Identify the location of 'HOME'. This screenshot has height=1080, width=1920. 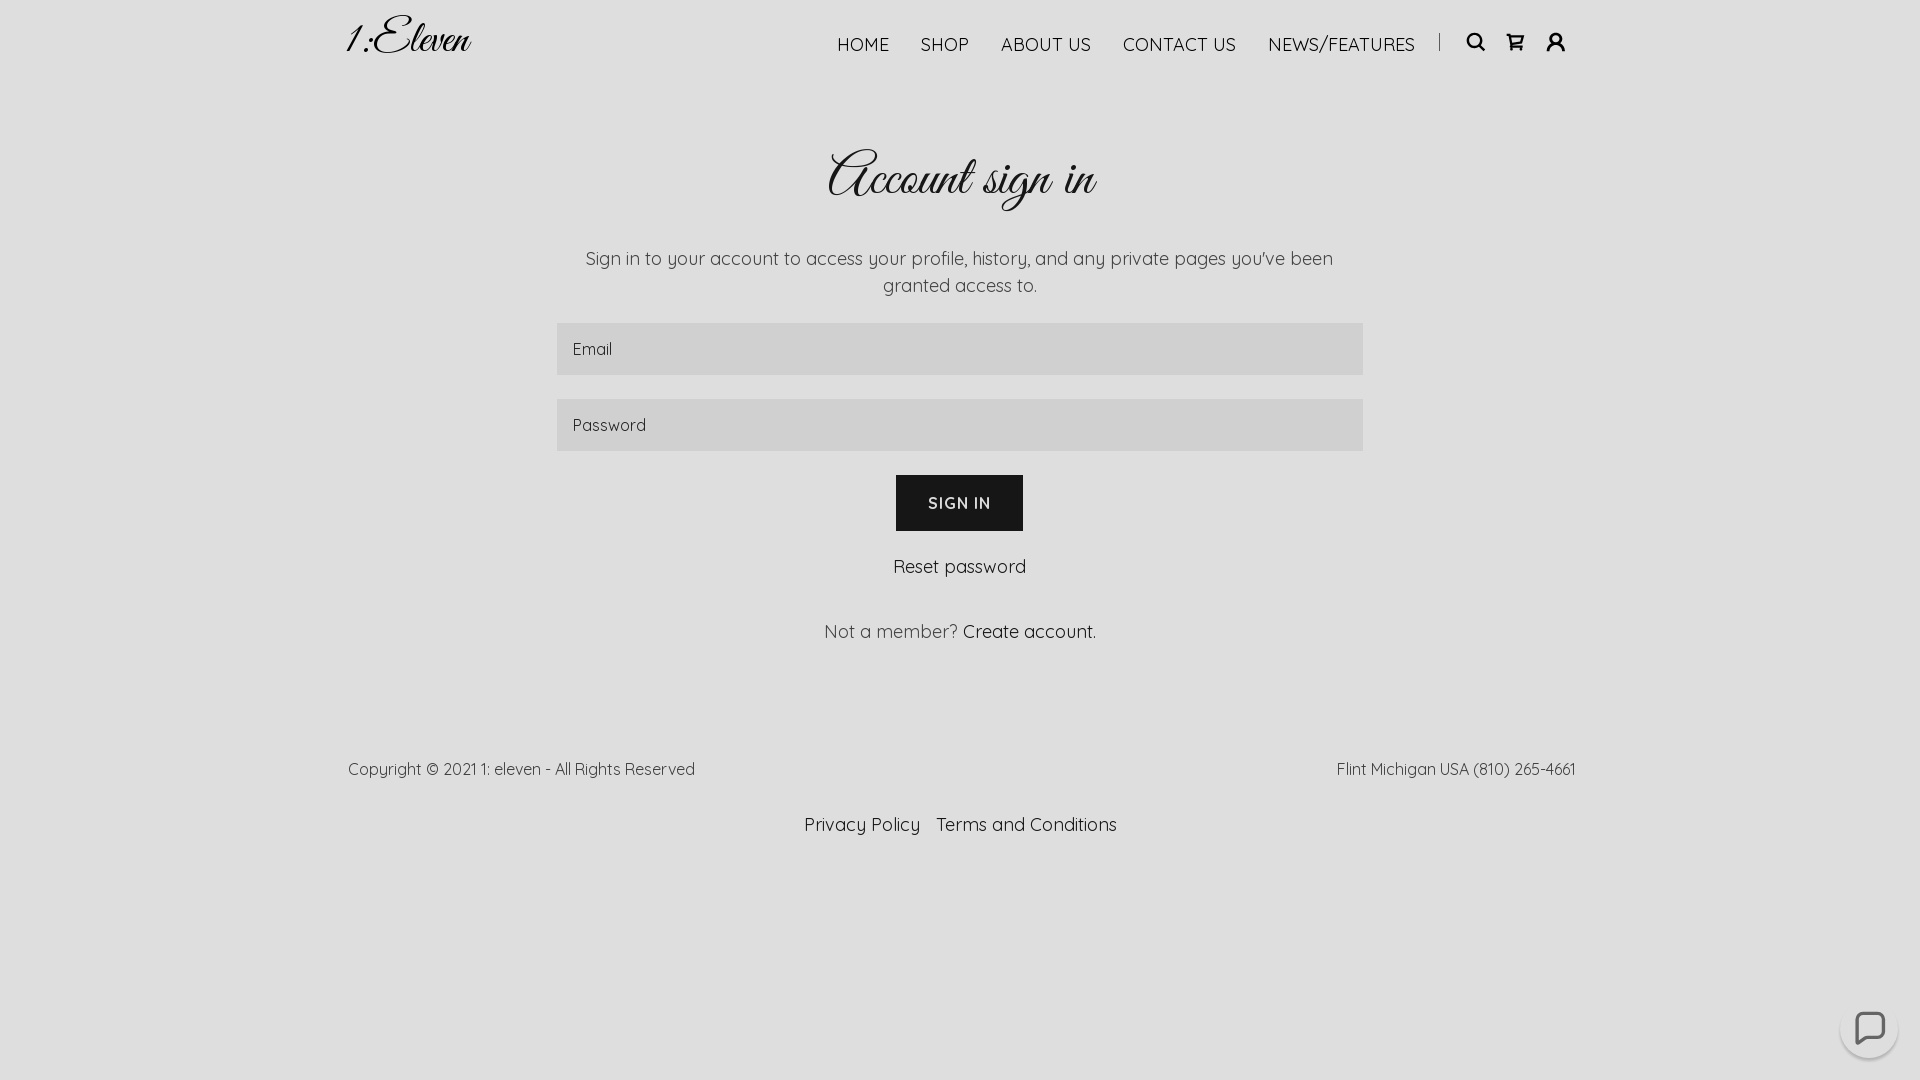
(863, 45).